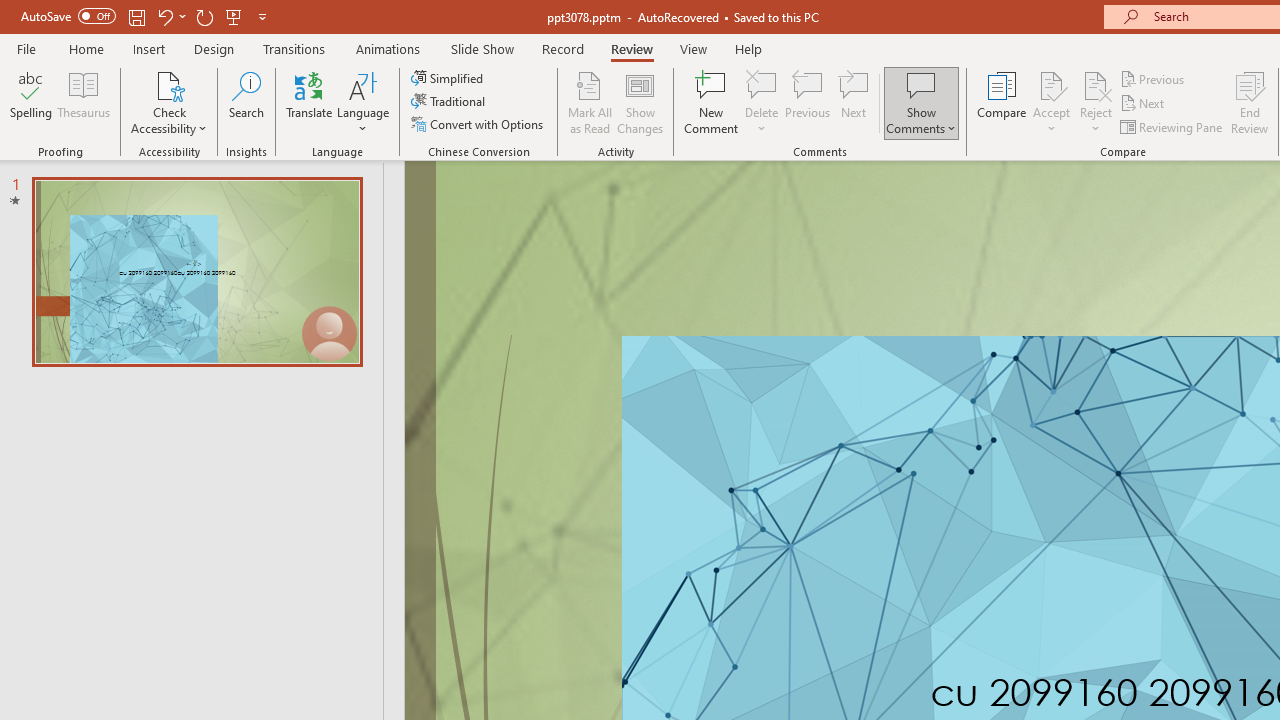  Describe the element at coordinates (1144, 103) in the screenshot. I see `'Next'` at that location.